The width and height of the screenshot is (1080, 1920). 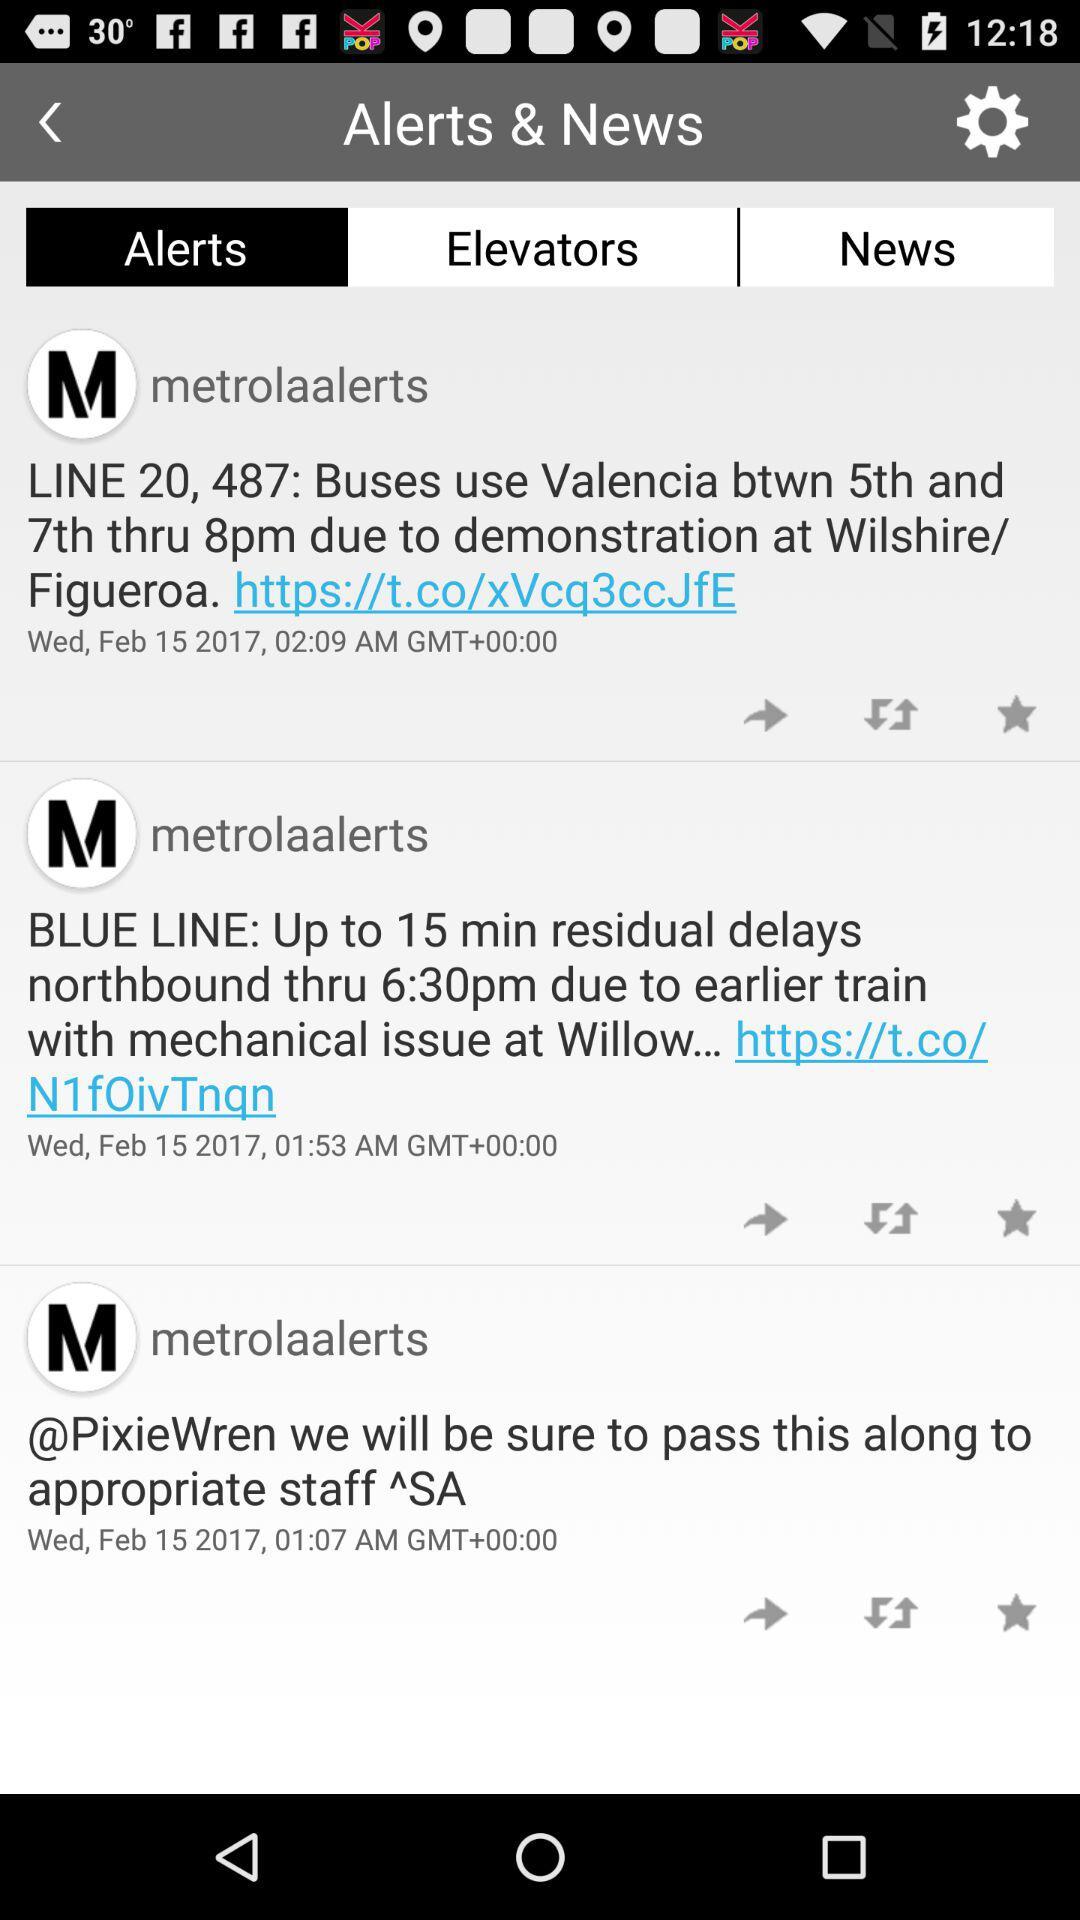 What do you see at coordinates (542, 246) in the screenshot?
I see `app below alerts & news app` at bounding box center [542, 246].